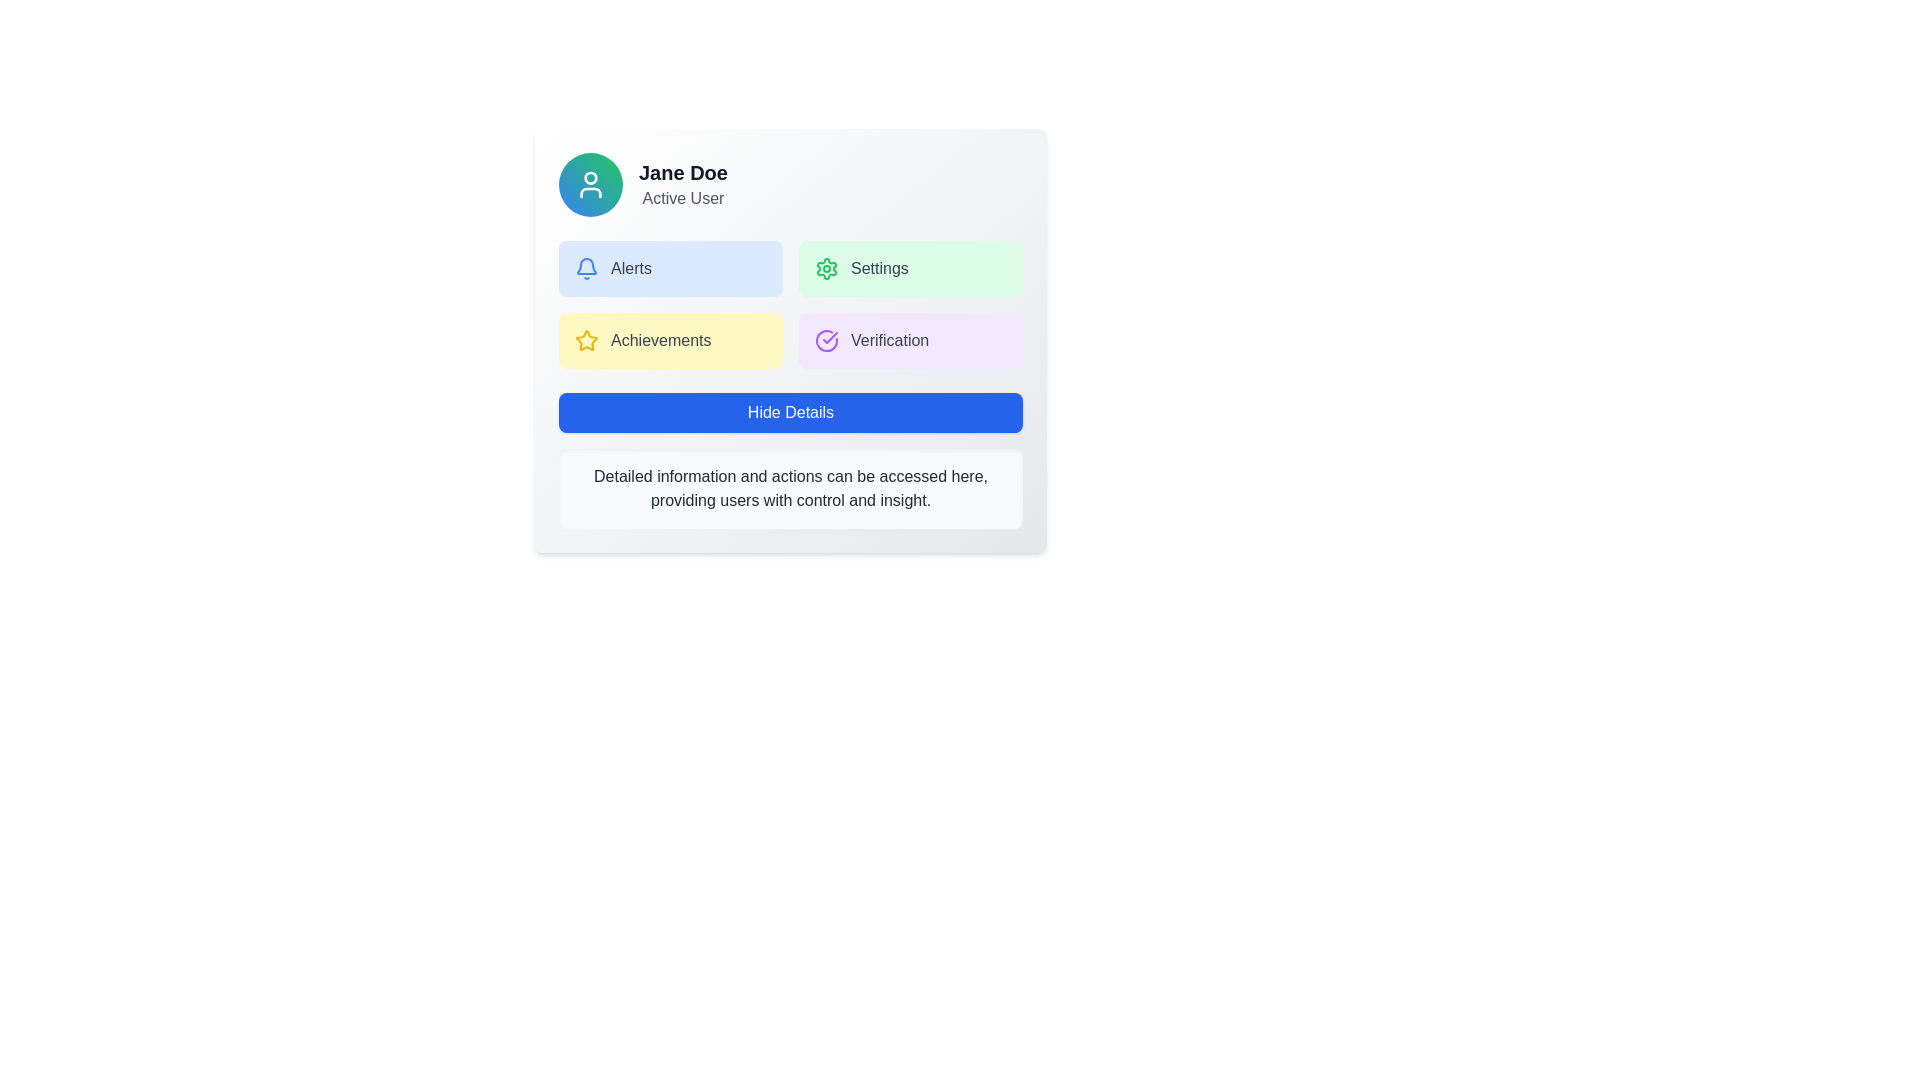 The height and width of the screenshot is (1080, 1920). What do you see at coordinates (826, 268) in the screenshot?
I see `the settings icon located in the top-right corner of the settings section, which is part of the second row of options in the main card` at bounding box center [826, 268].